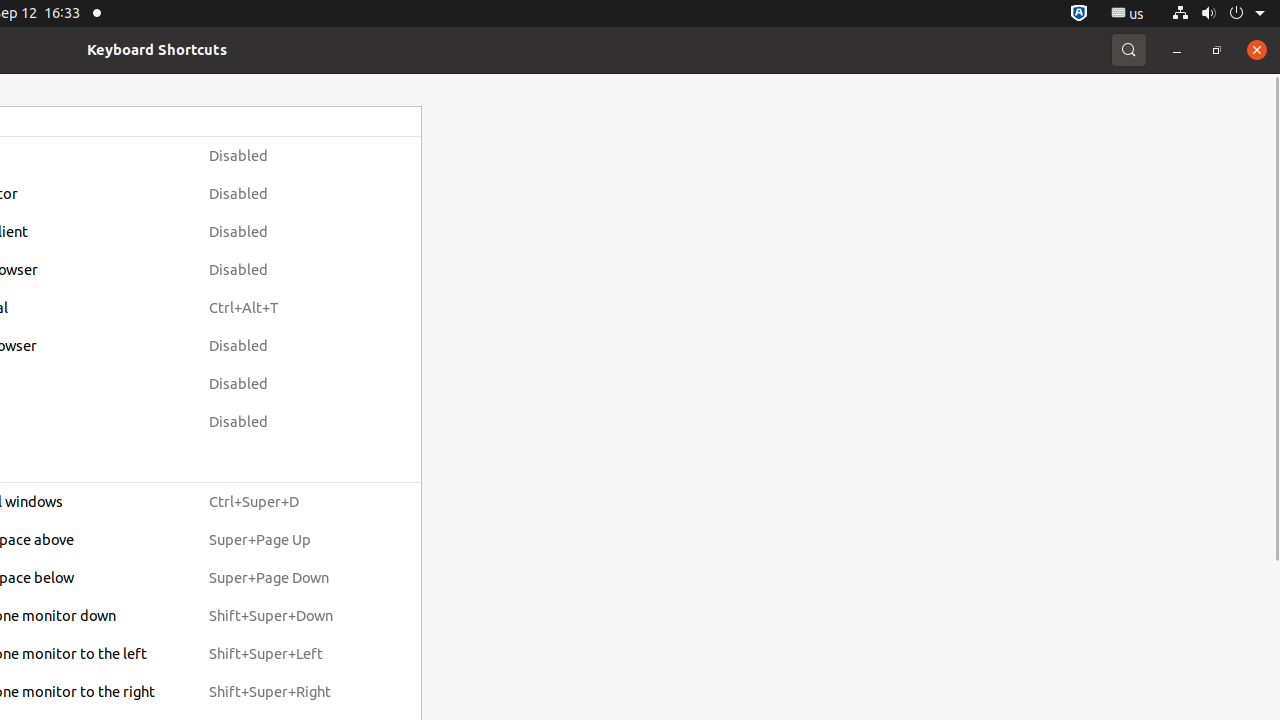  What do you see at coordinates (288, 540) in the screenshot?
I see `'Super+Page Up'` at bounding box center [288, 540].